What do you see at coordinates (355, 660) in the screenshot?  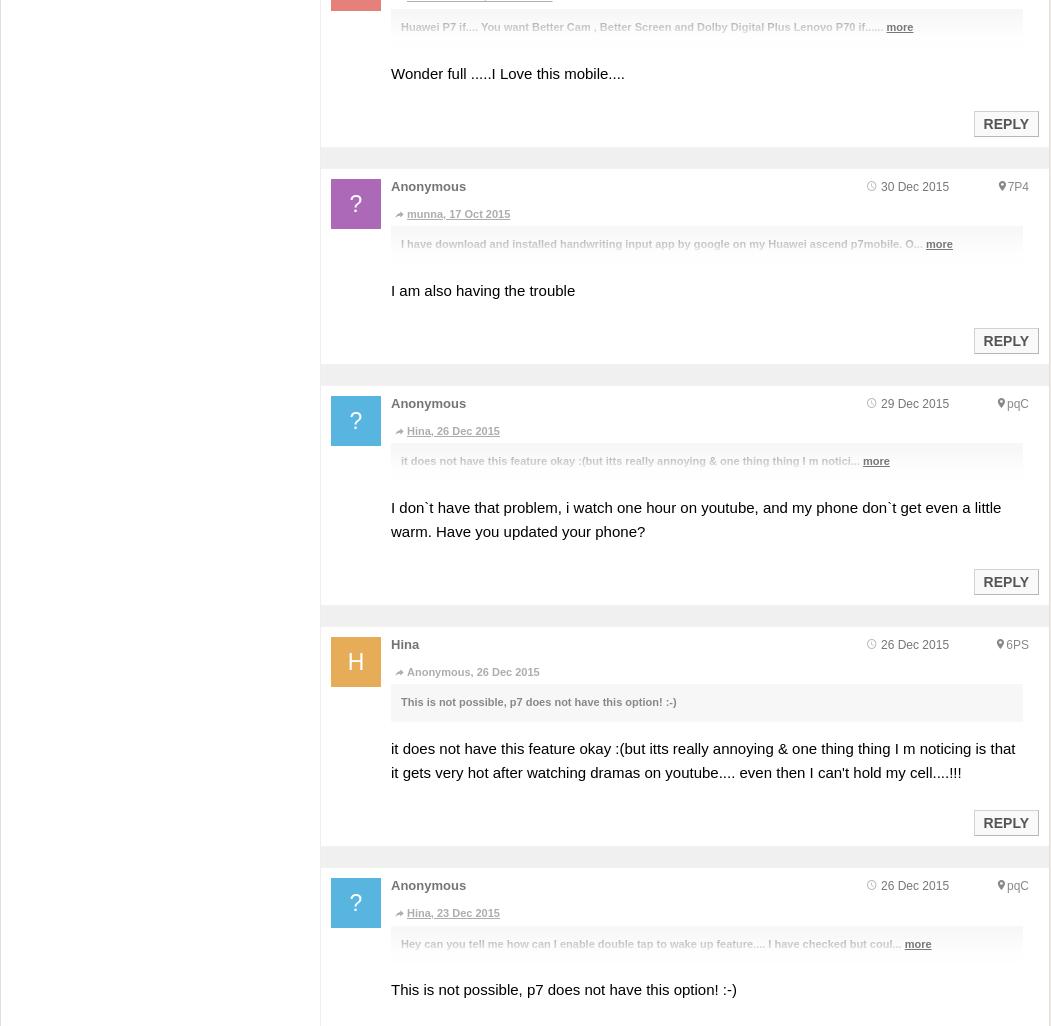 I see `'H'` at bounding box center [355, 660].